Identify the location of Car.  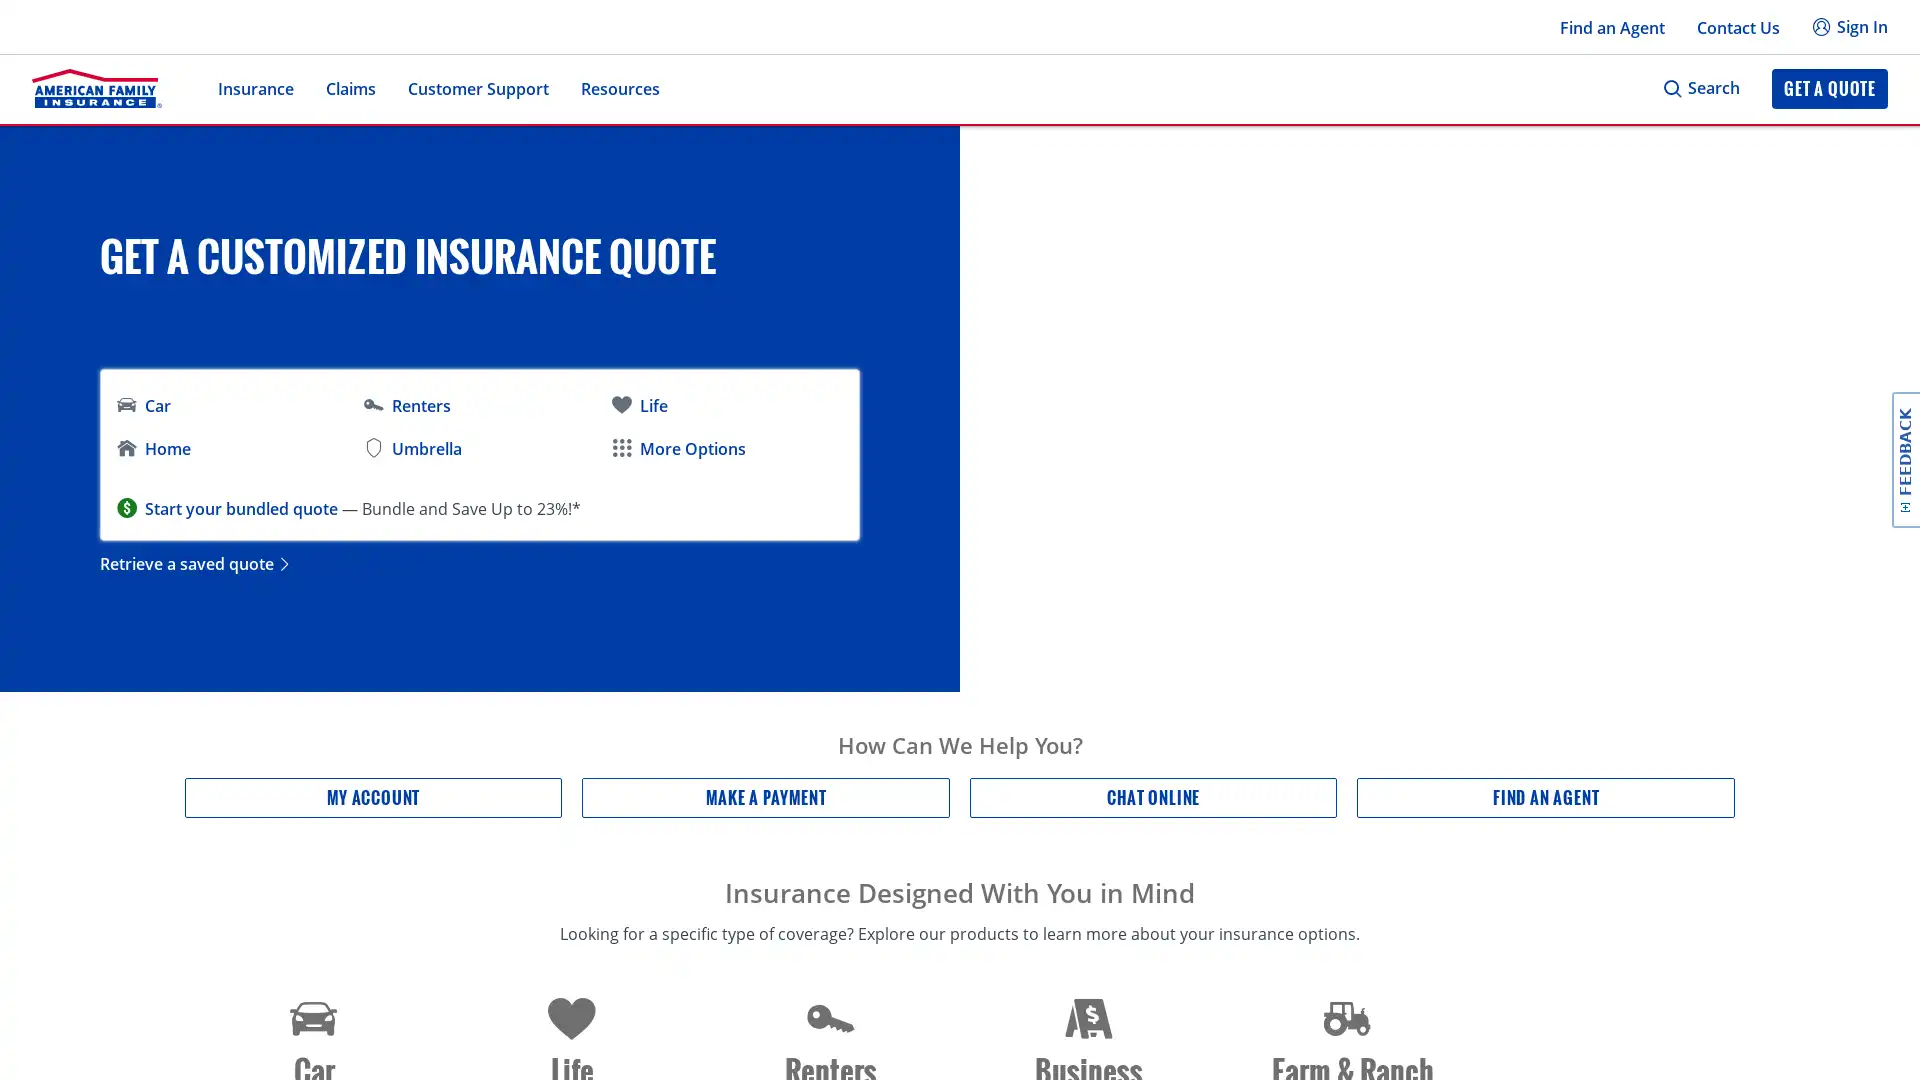
(143, 405).